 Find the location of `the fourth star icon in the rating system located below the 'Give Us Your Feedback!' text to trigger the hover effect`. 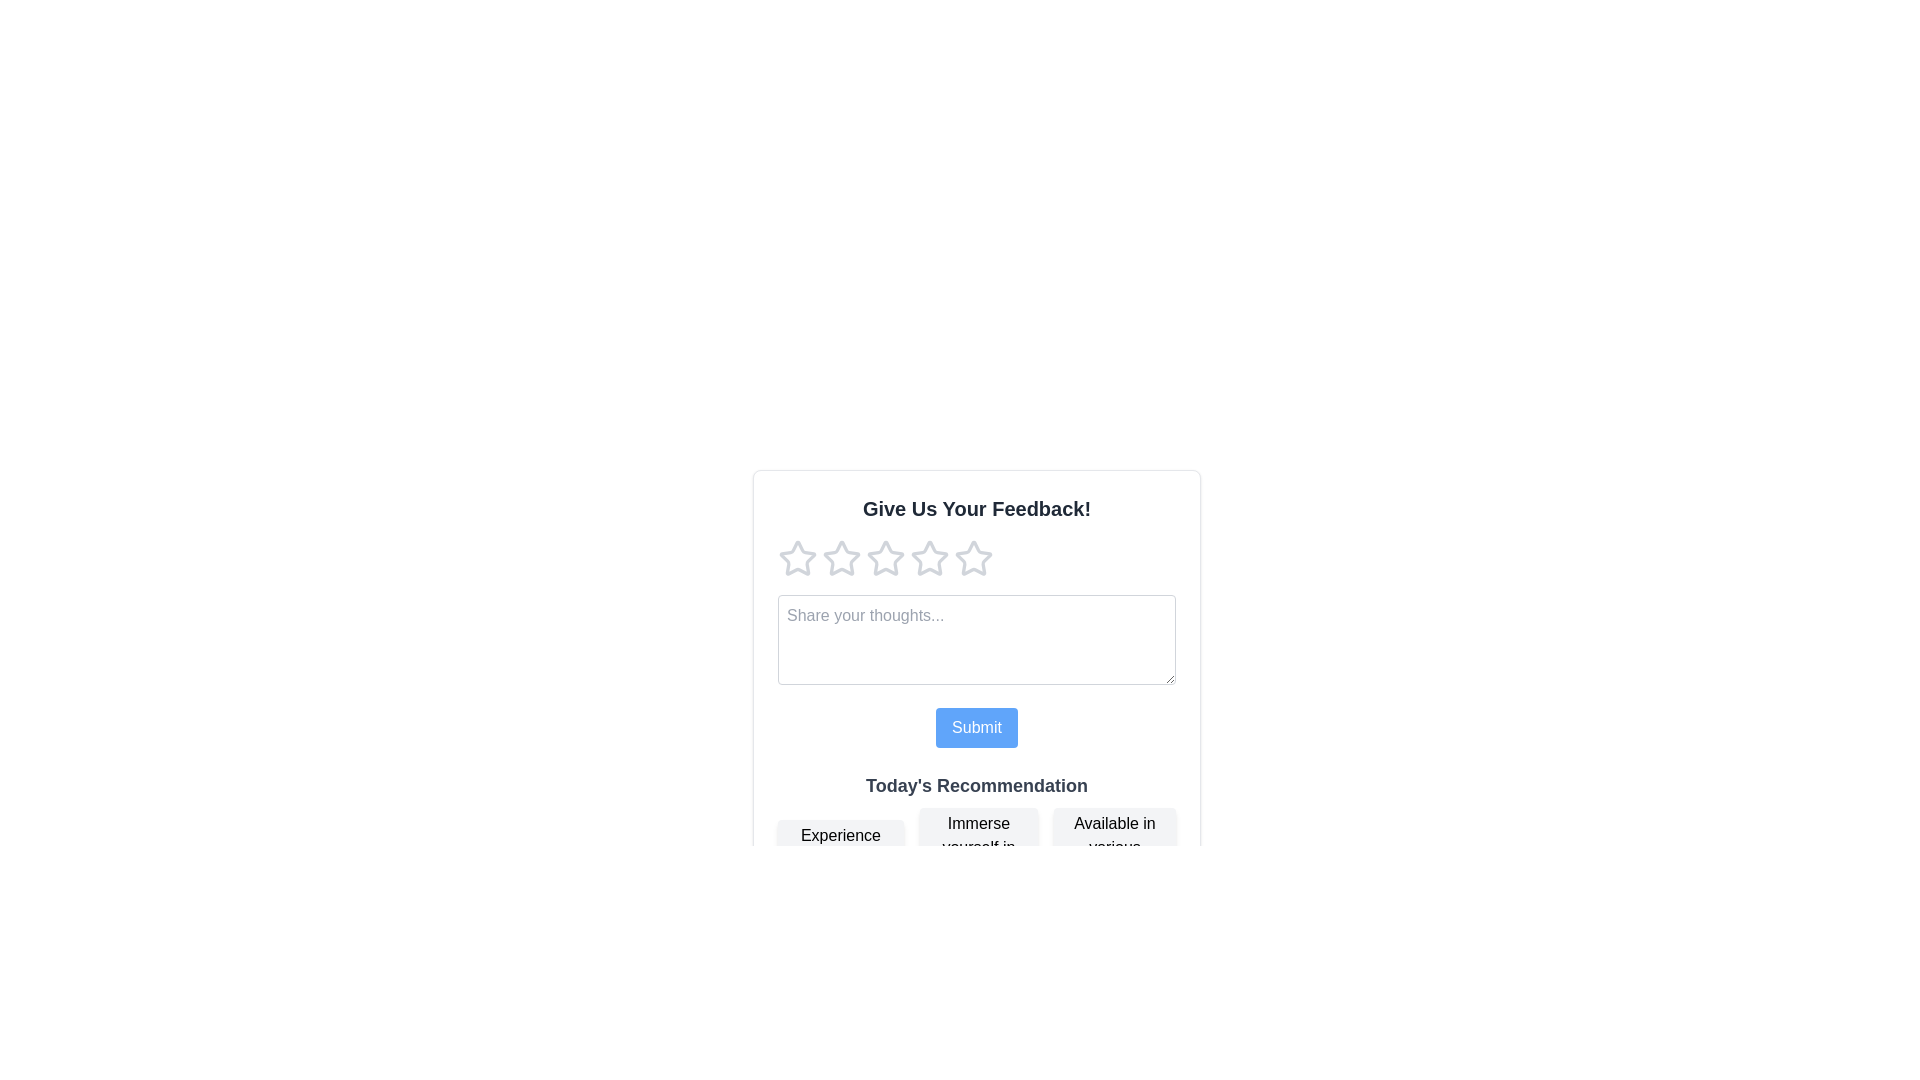

the fourth star icon in the rating system located below the 'Give Us Your Feedback!' text to trigger the hover effect is located at coordinates (974, 558).